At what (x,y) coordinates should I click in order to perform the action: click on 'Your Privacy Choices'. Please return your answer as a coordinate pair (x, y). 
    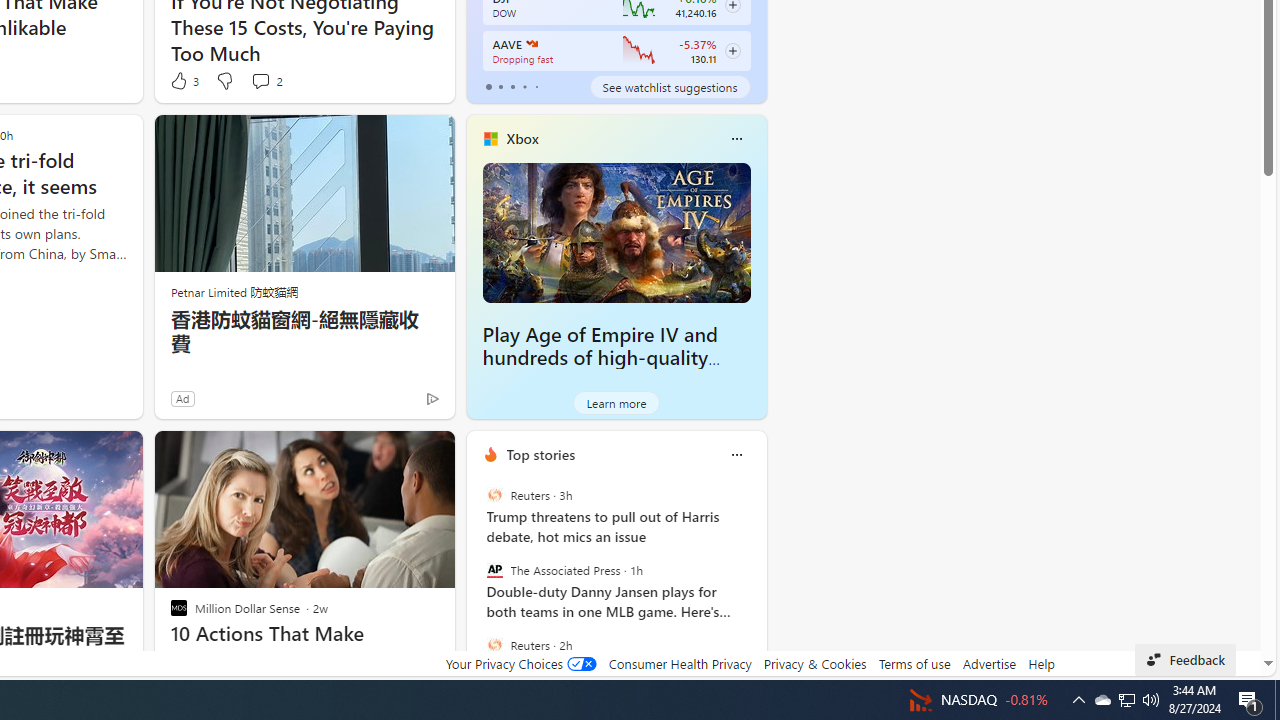
    Looking at the image, I should click on (520, 663).